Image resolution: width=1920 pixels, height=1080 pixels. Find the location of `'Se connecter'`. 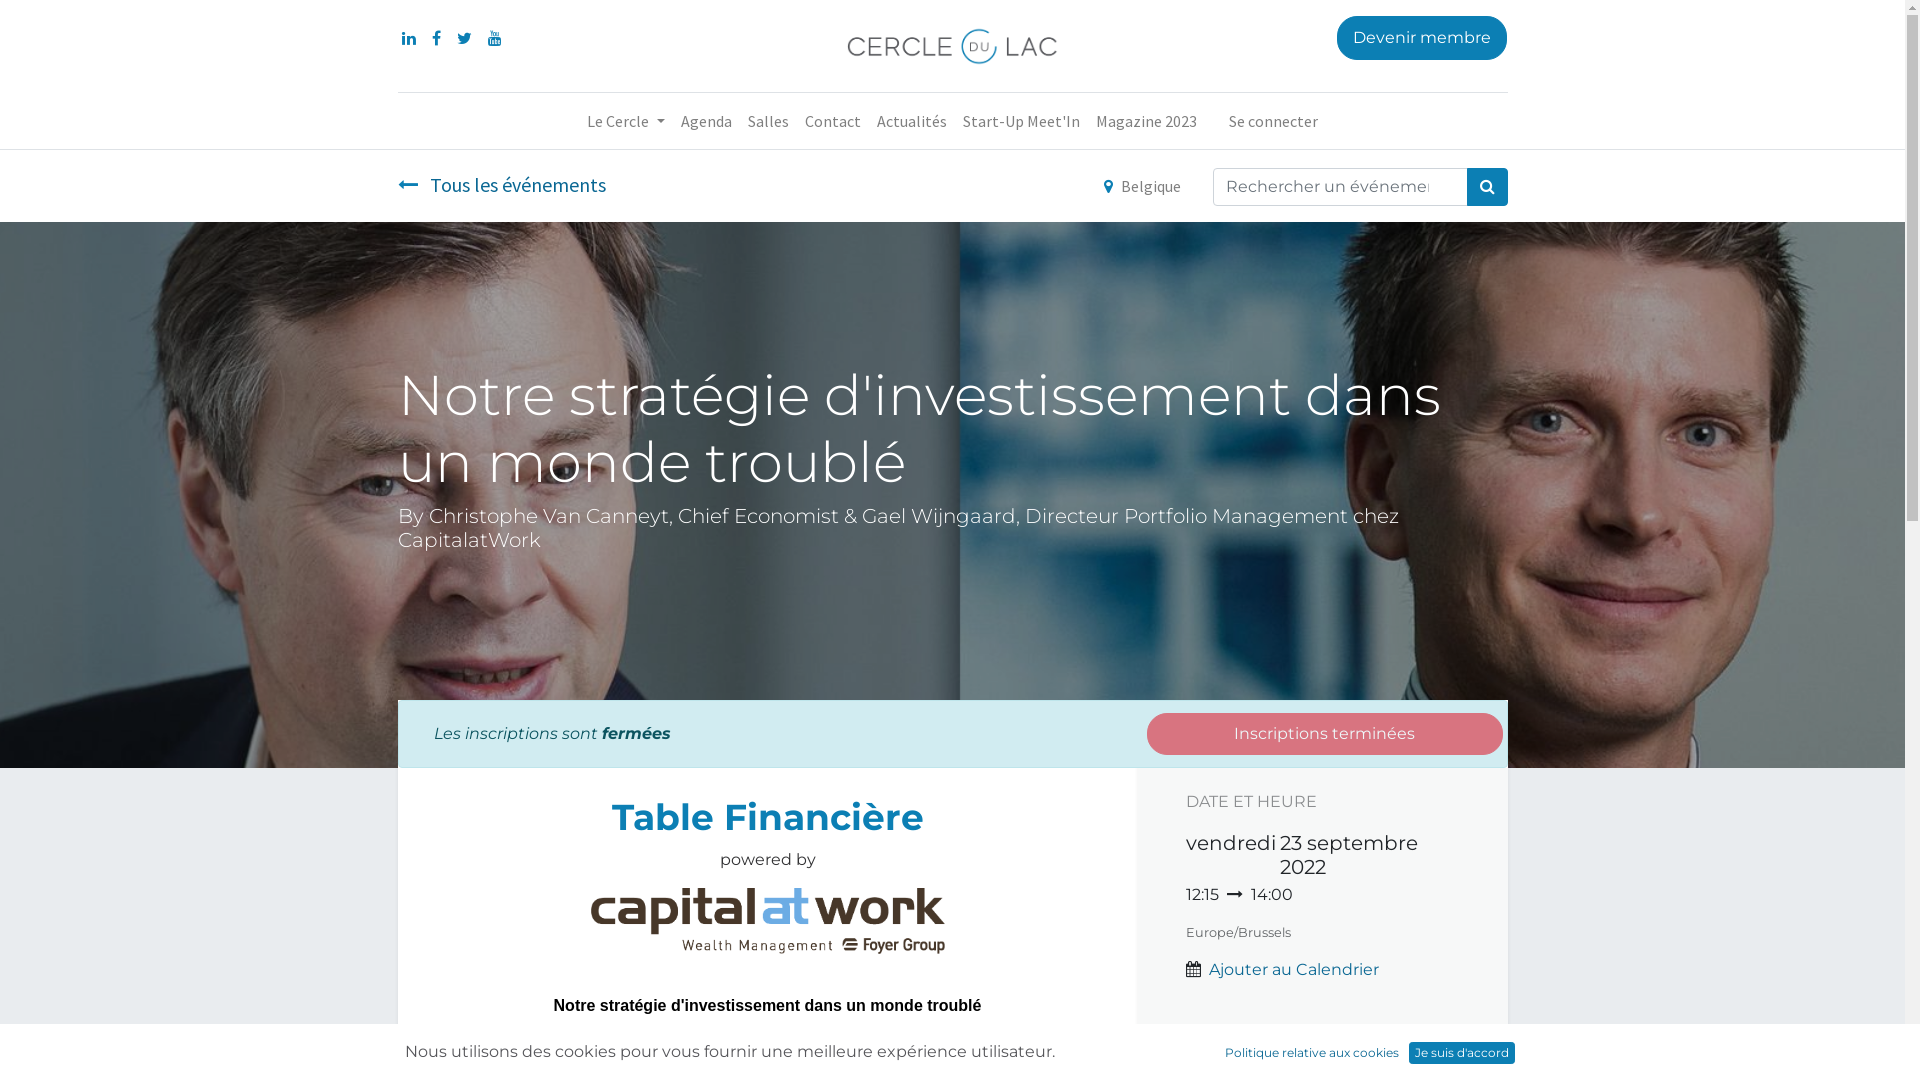

'Se connecter' is located at coordinates (1272, 120).